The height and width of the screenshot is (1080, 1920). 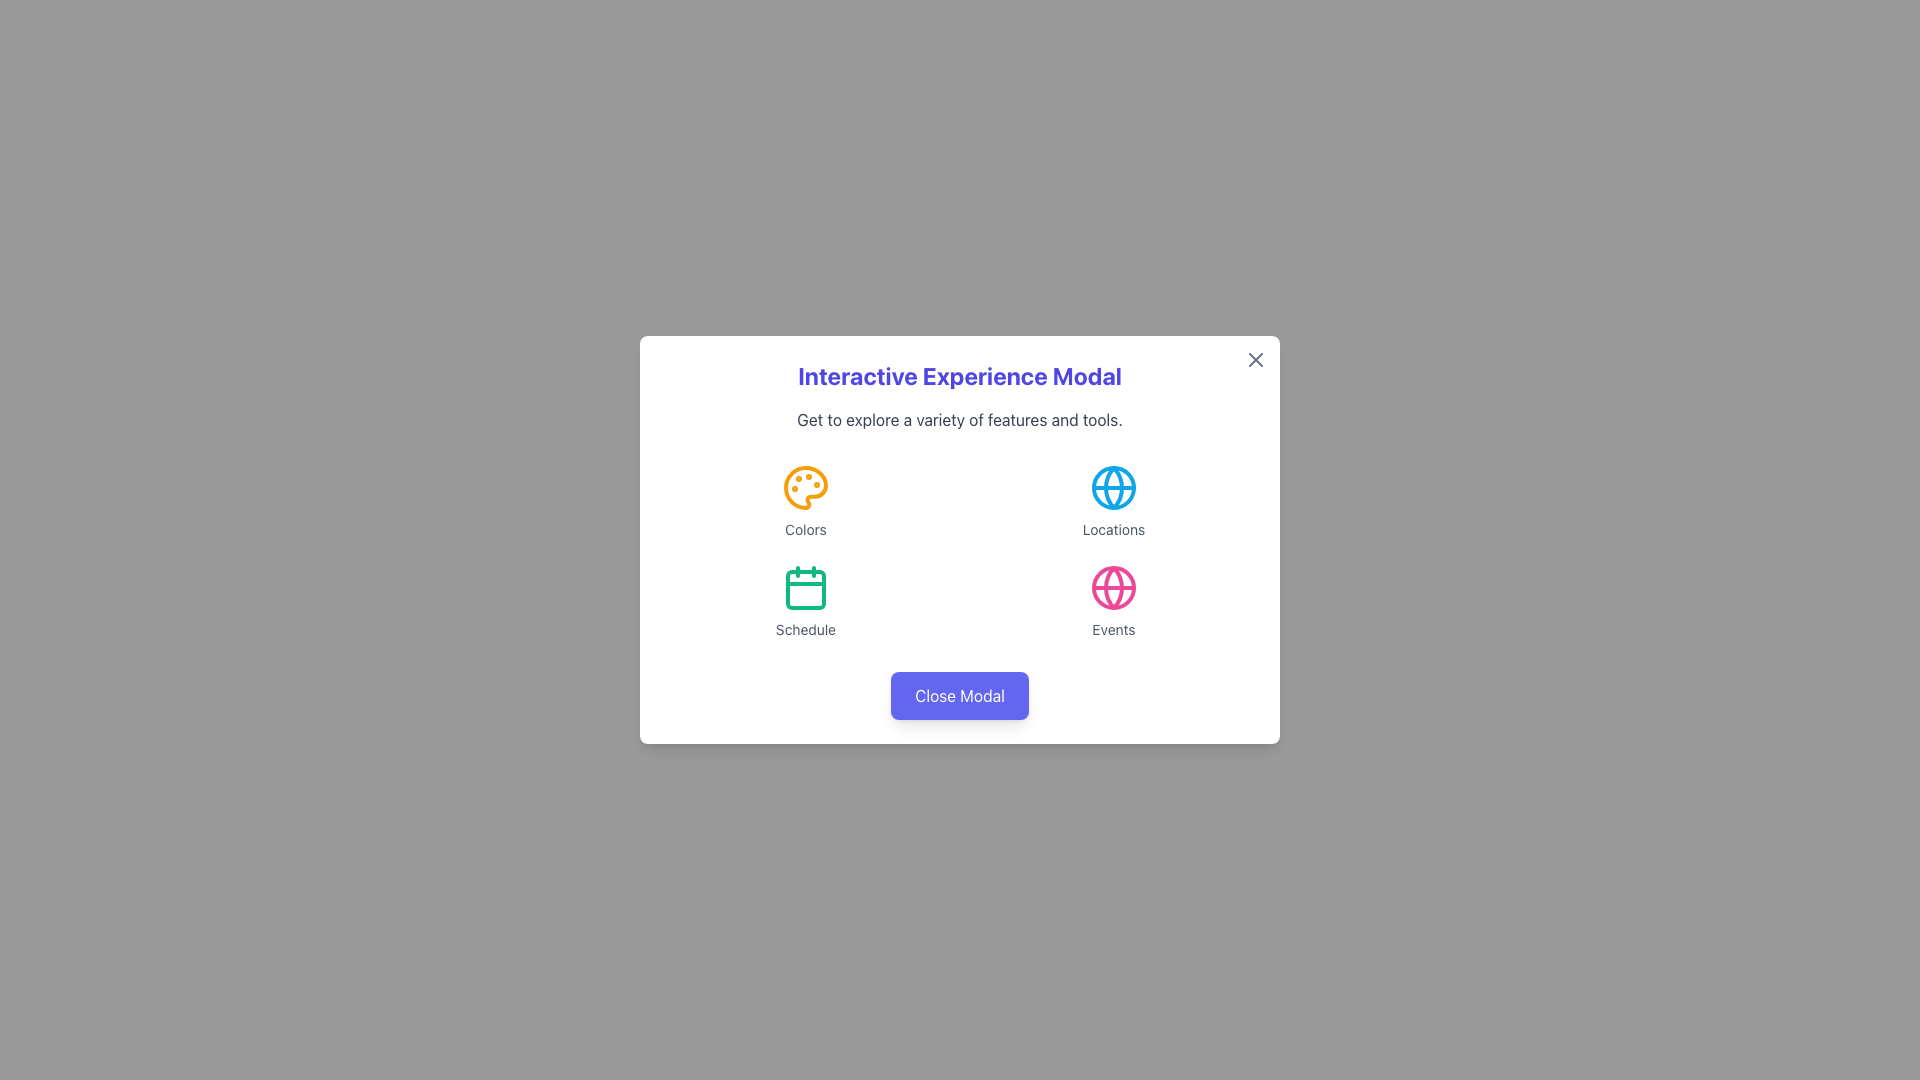 I want to click on descriptive text label located below the title 'Interactive Experience Modal' in the upper-center part of the modal window, so click(x=960, y=419).